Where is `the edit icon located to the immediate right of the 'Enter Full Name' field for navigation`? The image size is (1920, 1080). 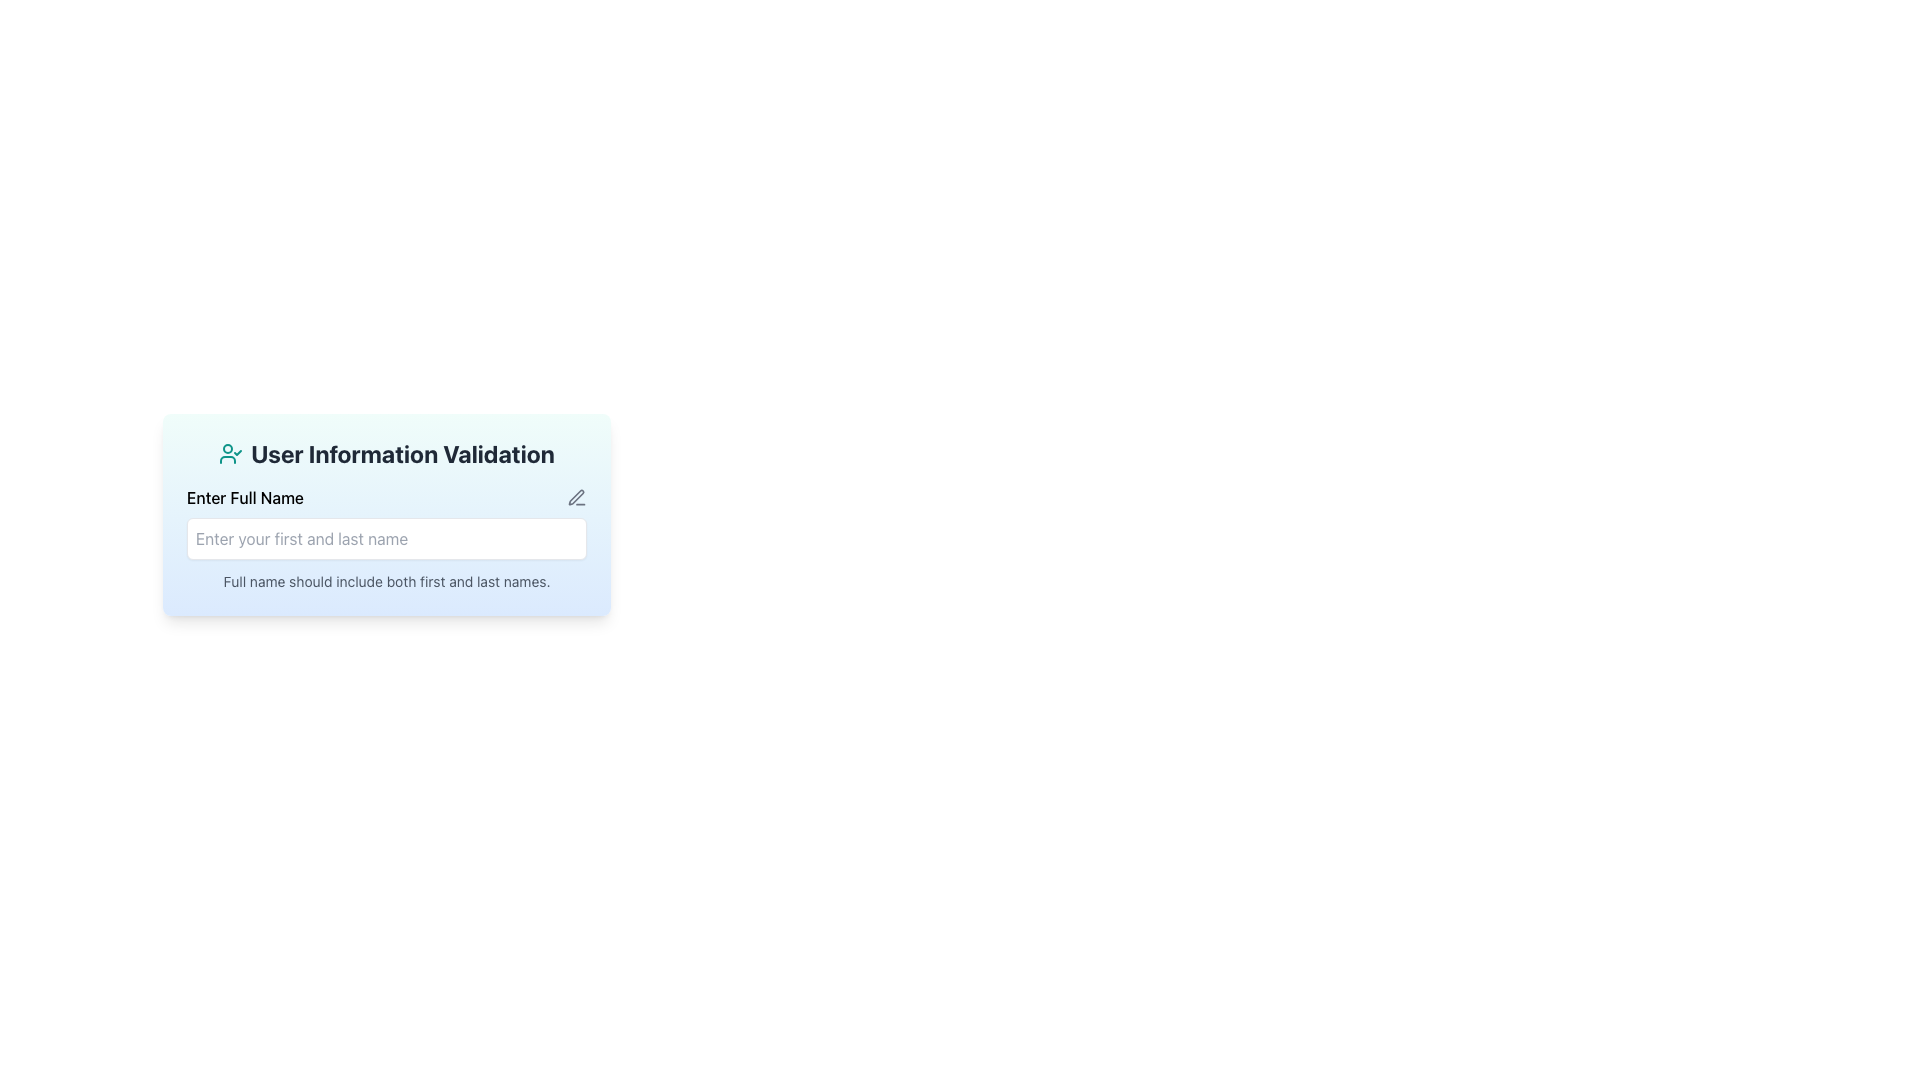
the edit icon located to the immediate right of the 'Enter Full Name' field for navigation is located at coordinates (575, 496).